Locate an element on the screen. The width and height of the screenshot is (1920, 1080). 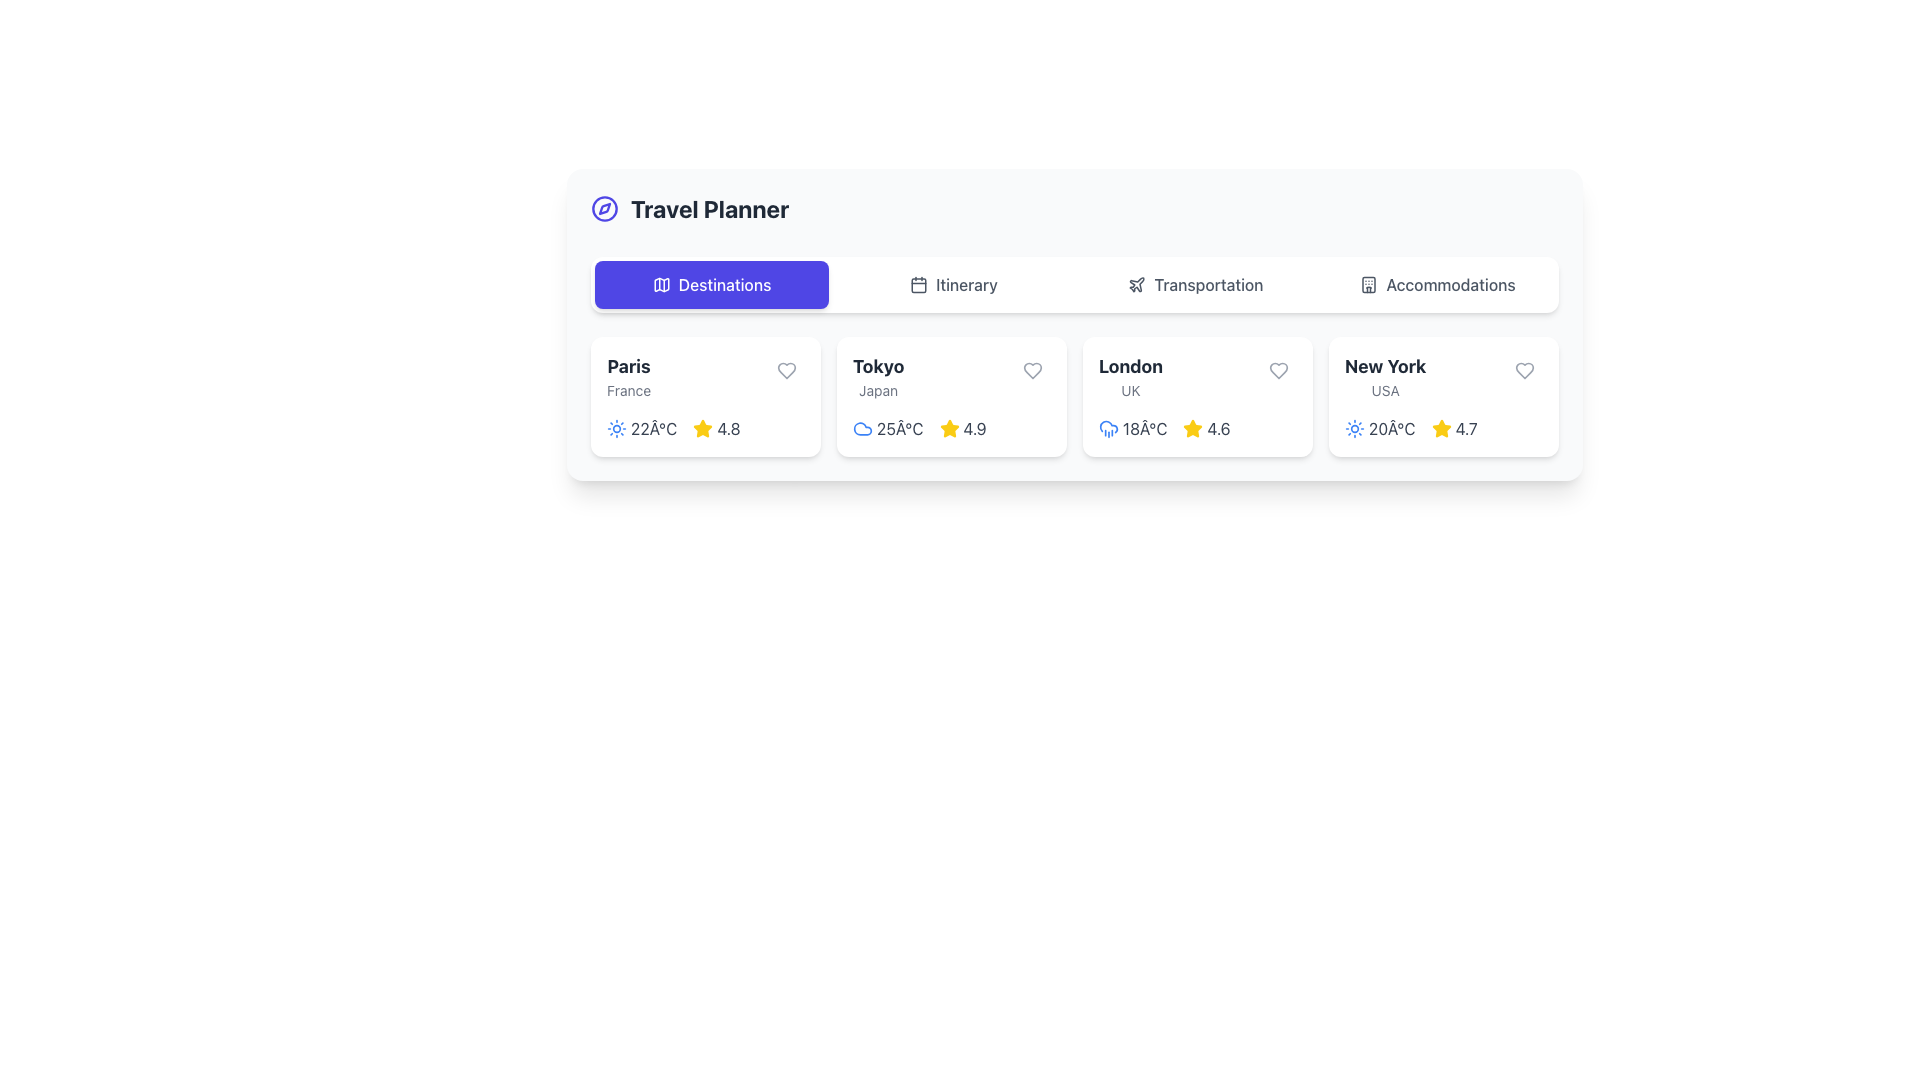
the inner circular part of the compass icon, which is located in the top-left corner of the interface preceding the text 'Travel Planner' is located at coordinates (603, 208).